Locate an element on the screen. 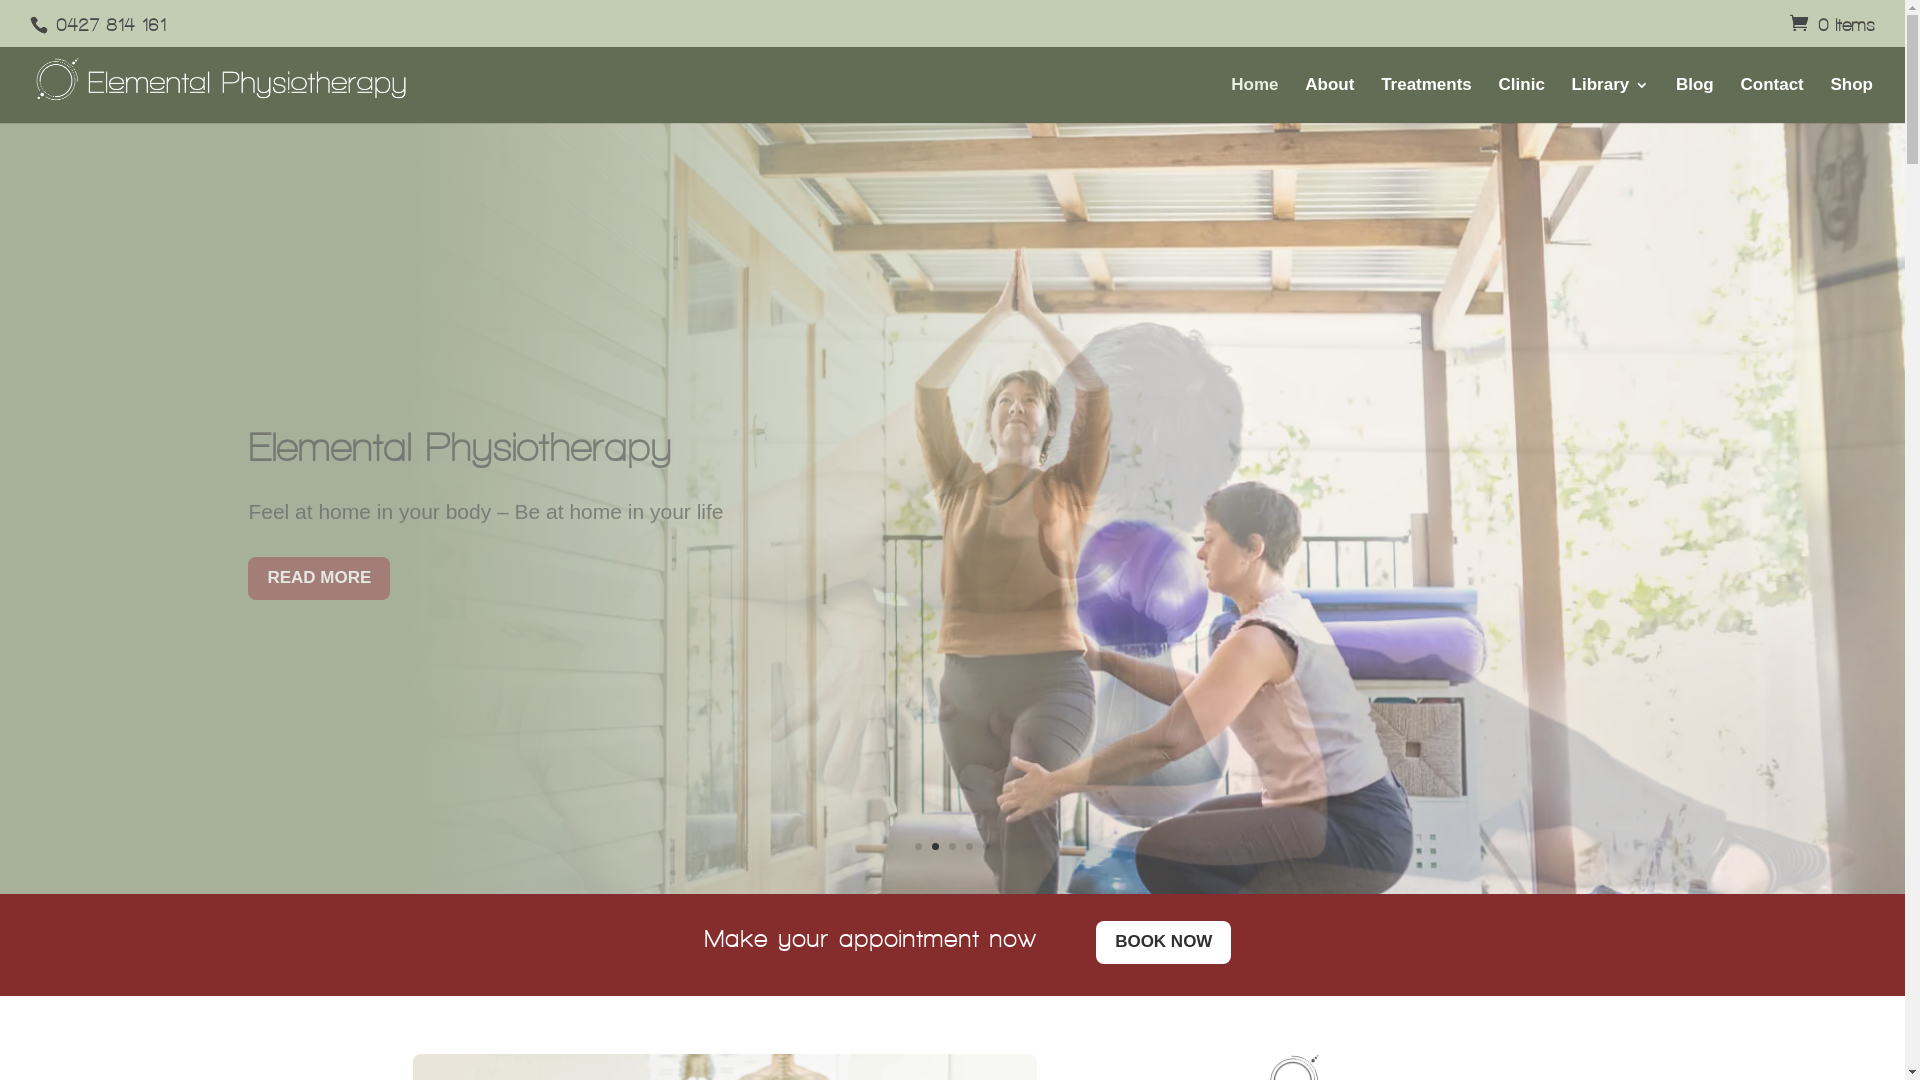  '2' is located at coordinates (934, 846).